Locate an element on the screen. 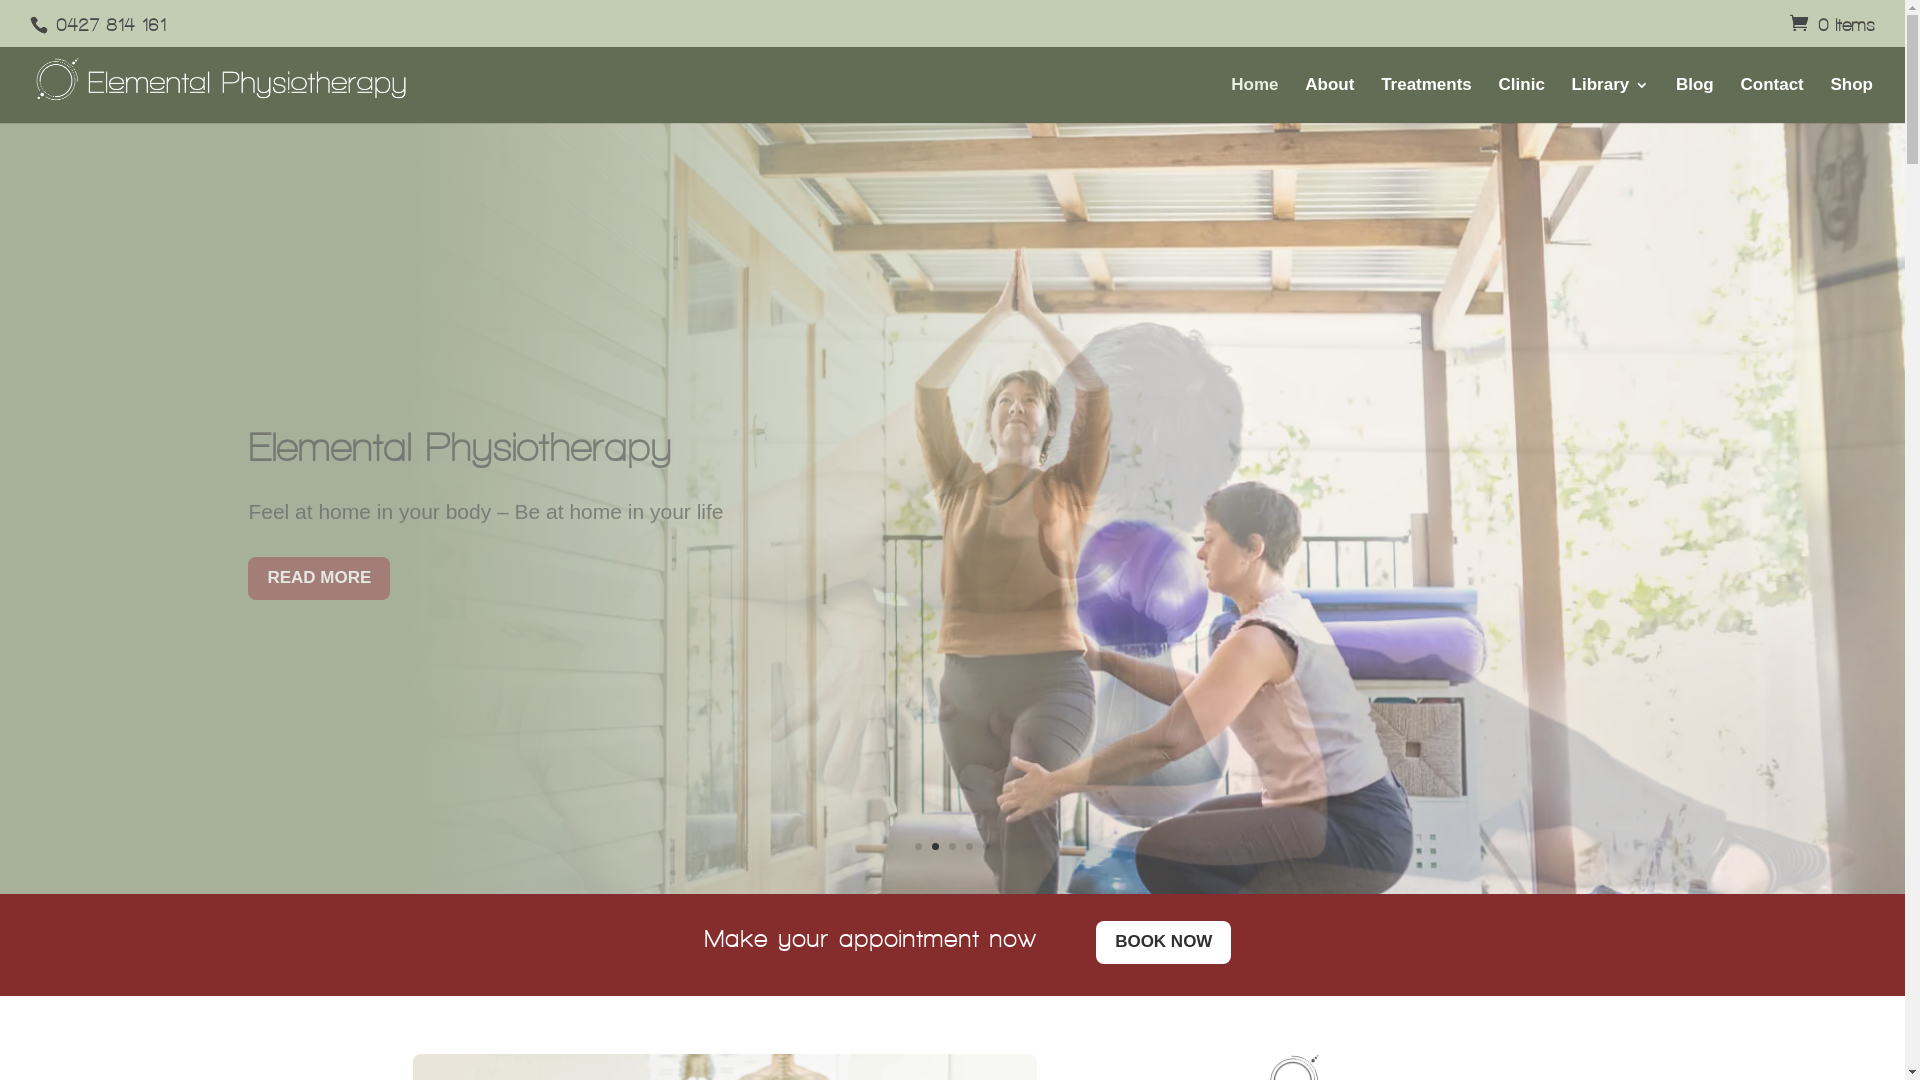  '2' is located at coordinates (934, 846).